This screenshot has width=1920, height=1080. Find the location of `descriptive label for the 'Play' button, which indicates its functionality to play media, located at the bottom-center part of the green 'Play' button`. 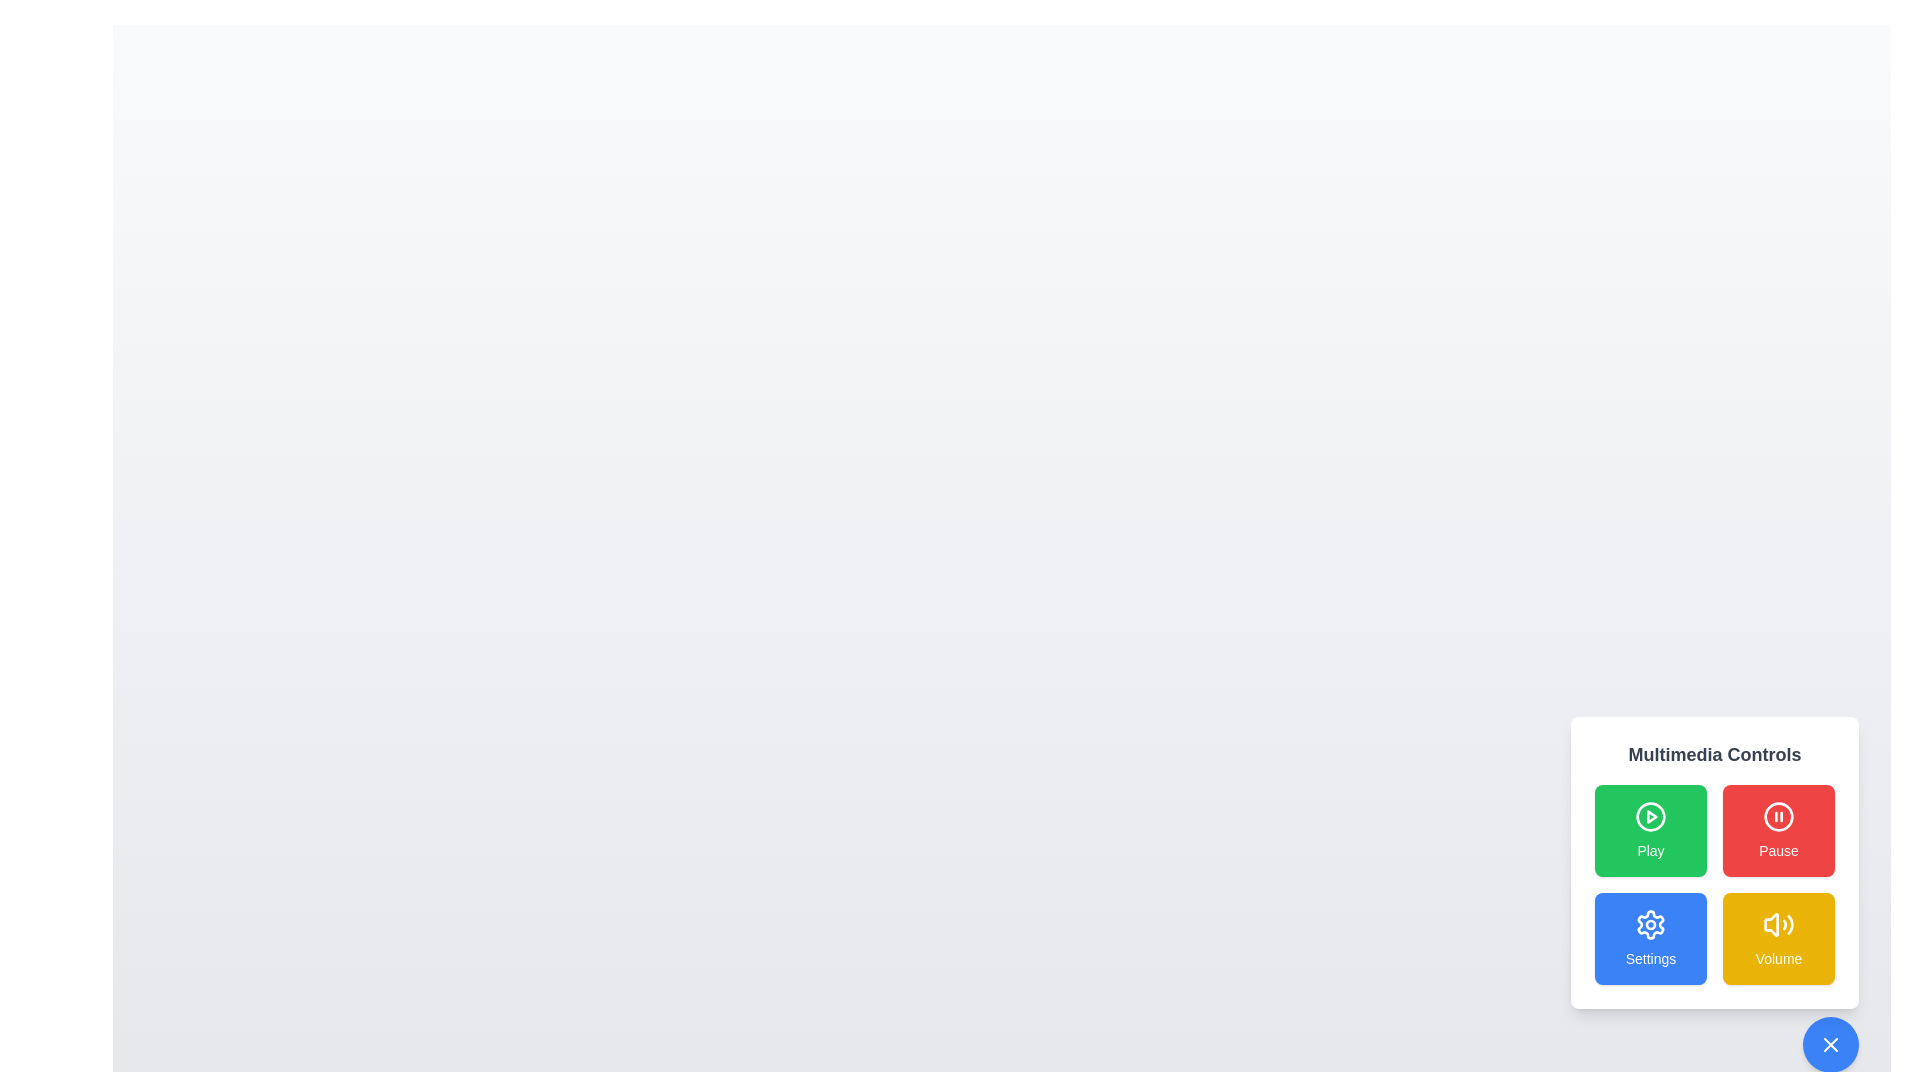

descriptive label for the 'Play' button, which indicates its functionality to play media, located at the bottom-center part of the green 'Play' button is located at coordinates (1651, 851).